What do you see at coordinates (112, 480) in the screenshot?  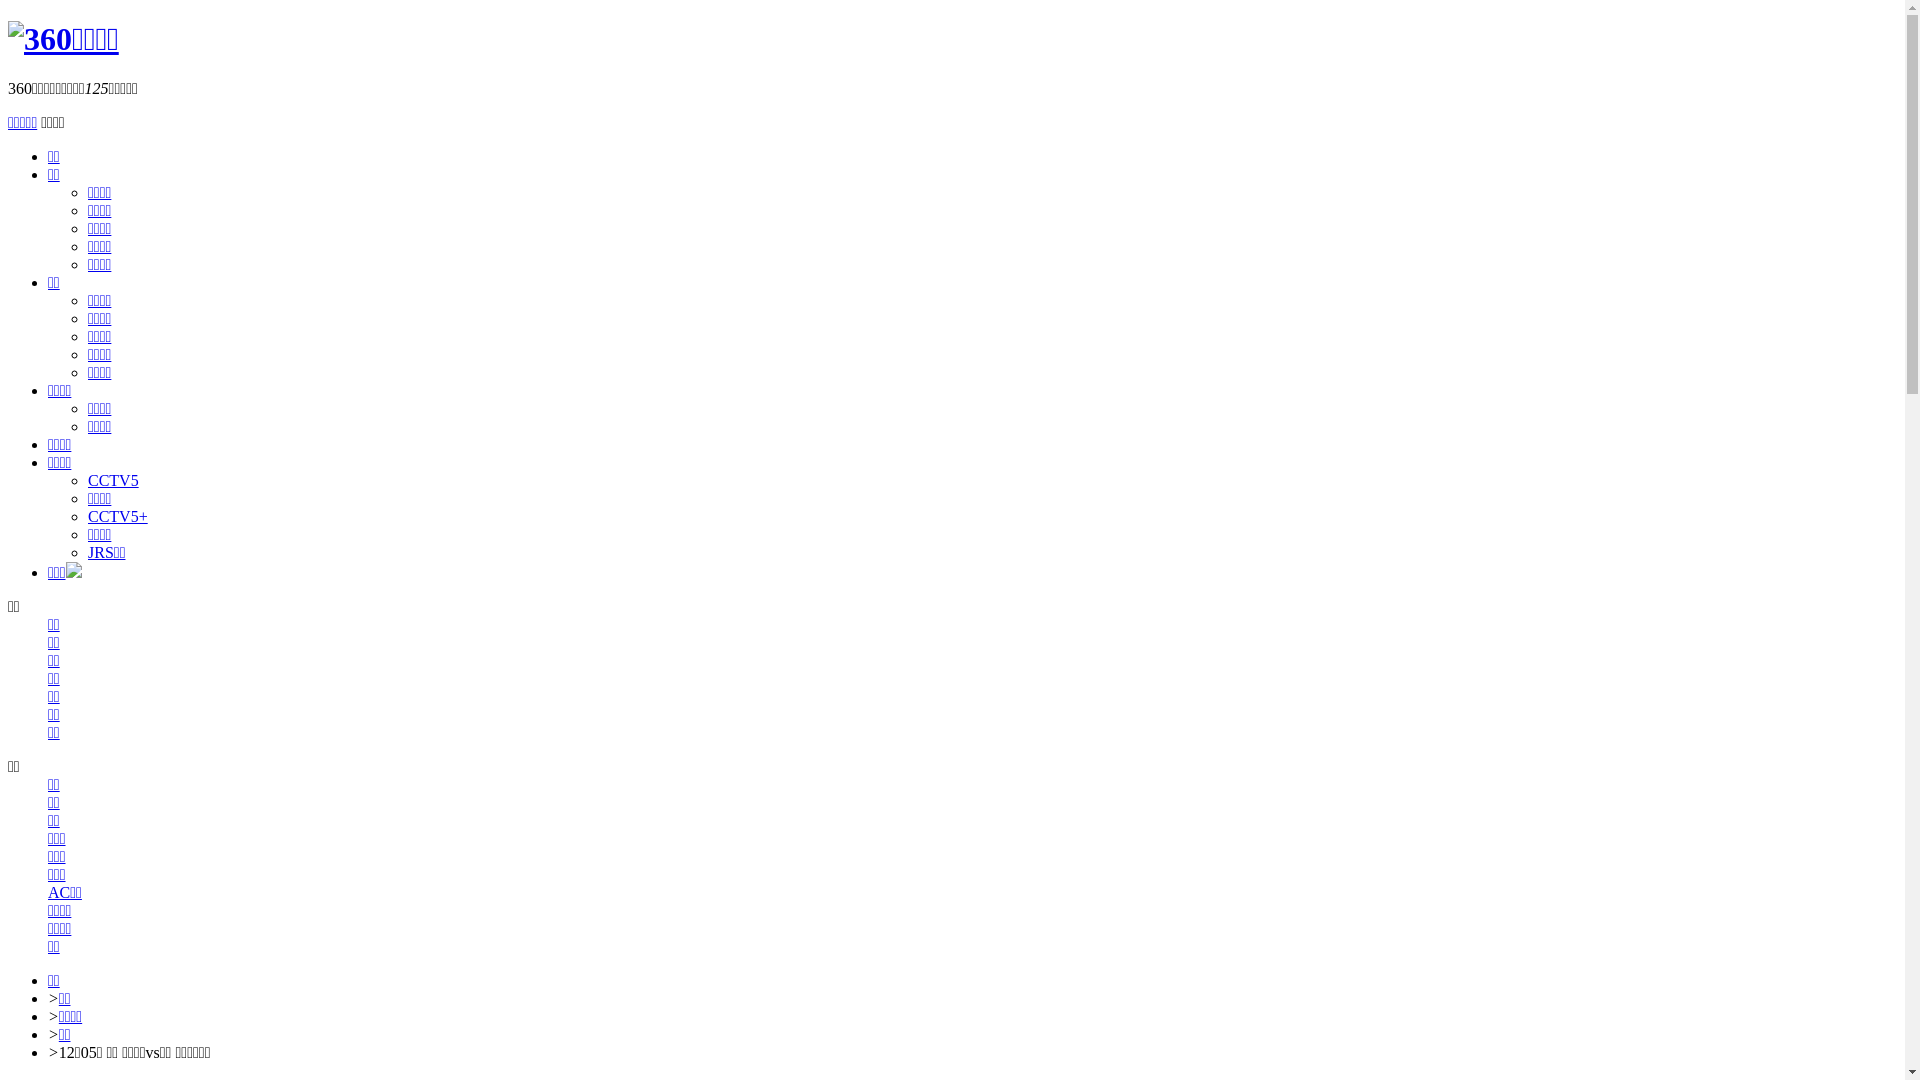 I see `'CCTV5'` at bounding box center [112, 480].